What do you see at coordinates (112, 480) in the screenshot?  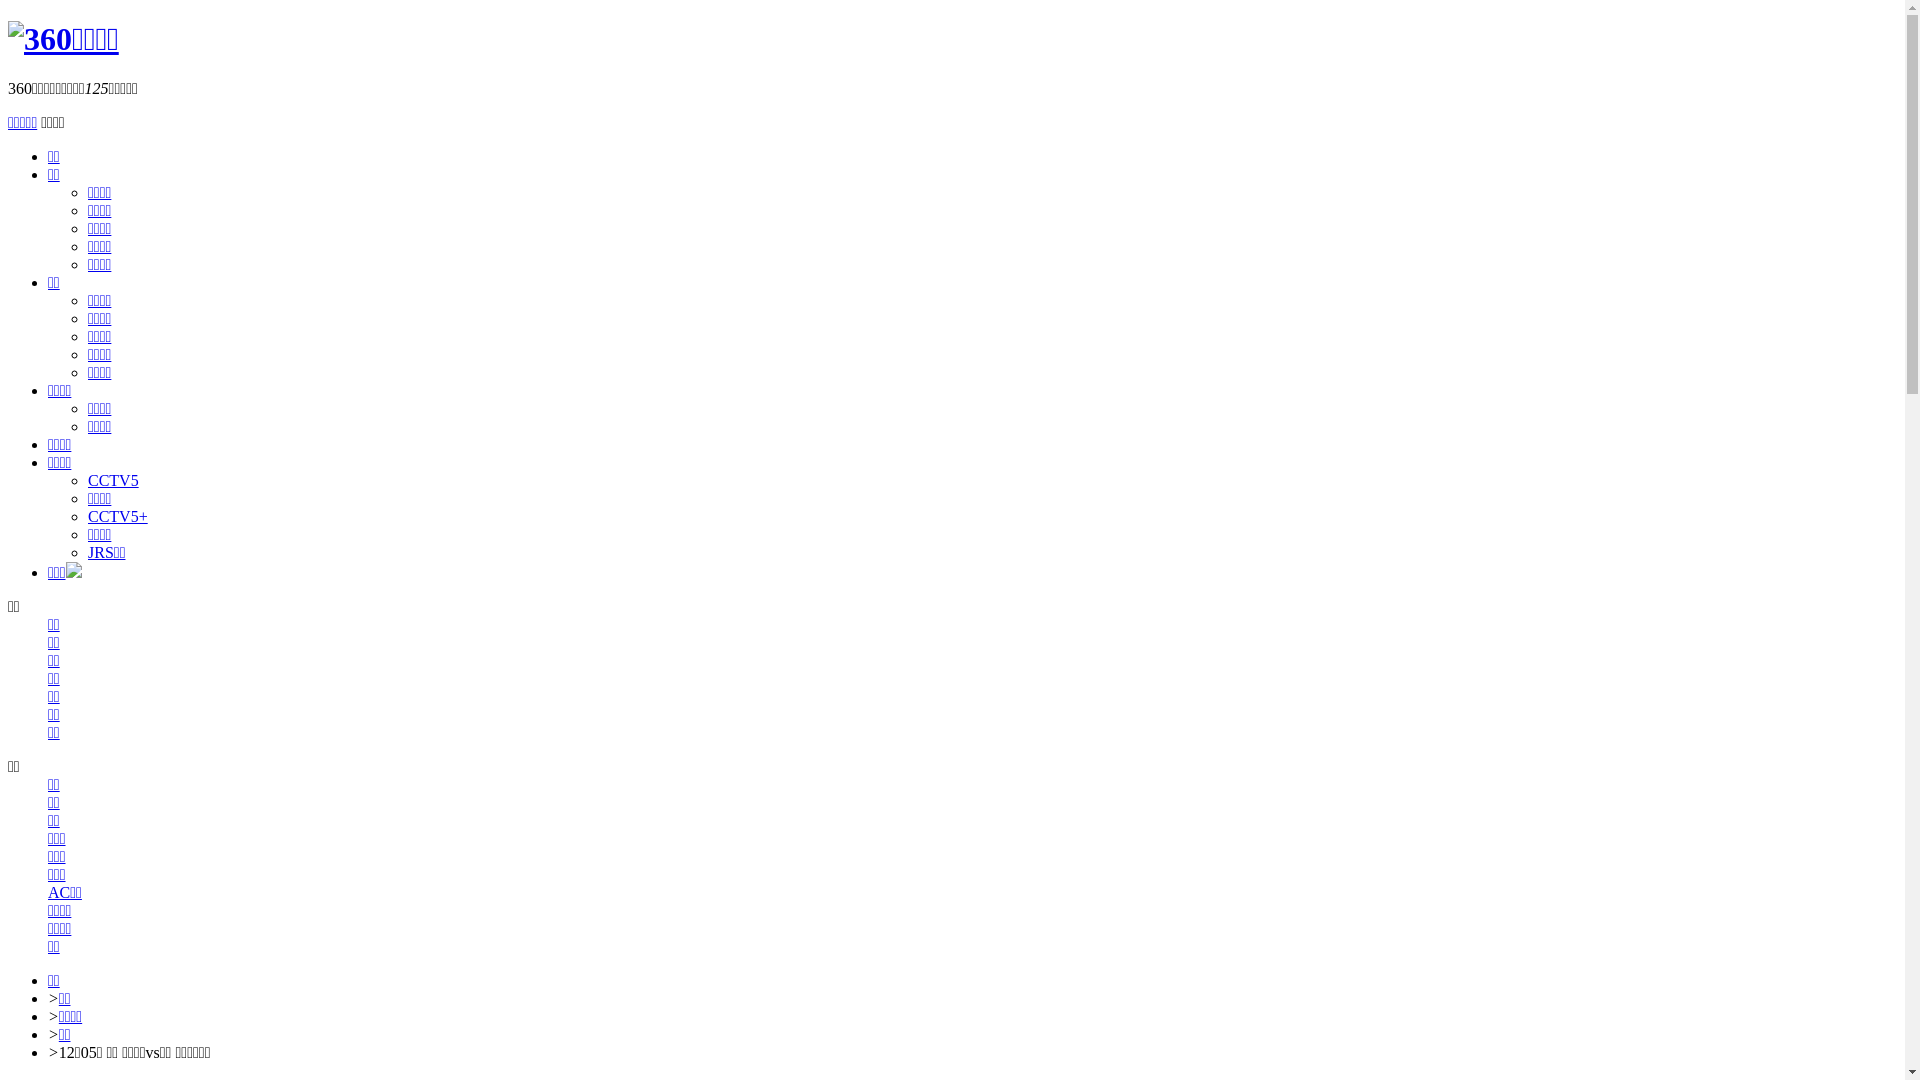 I see `'CCTV5'` at bounding box center [112, 480].